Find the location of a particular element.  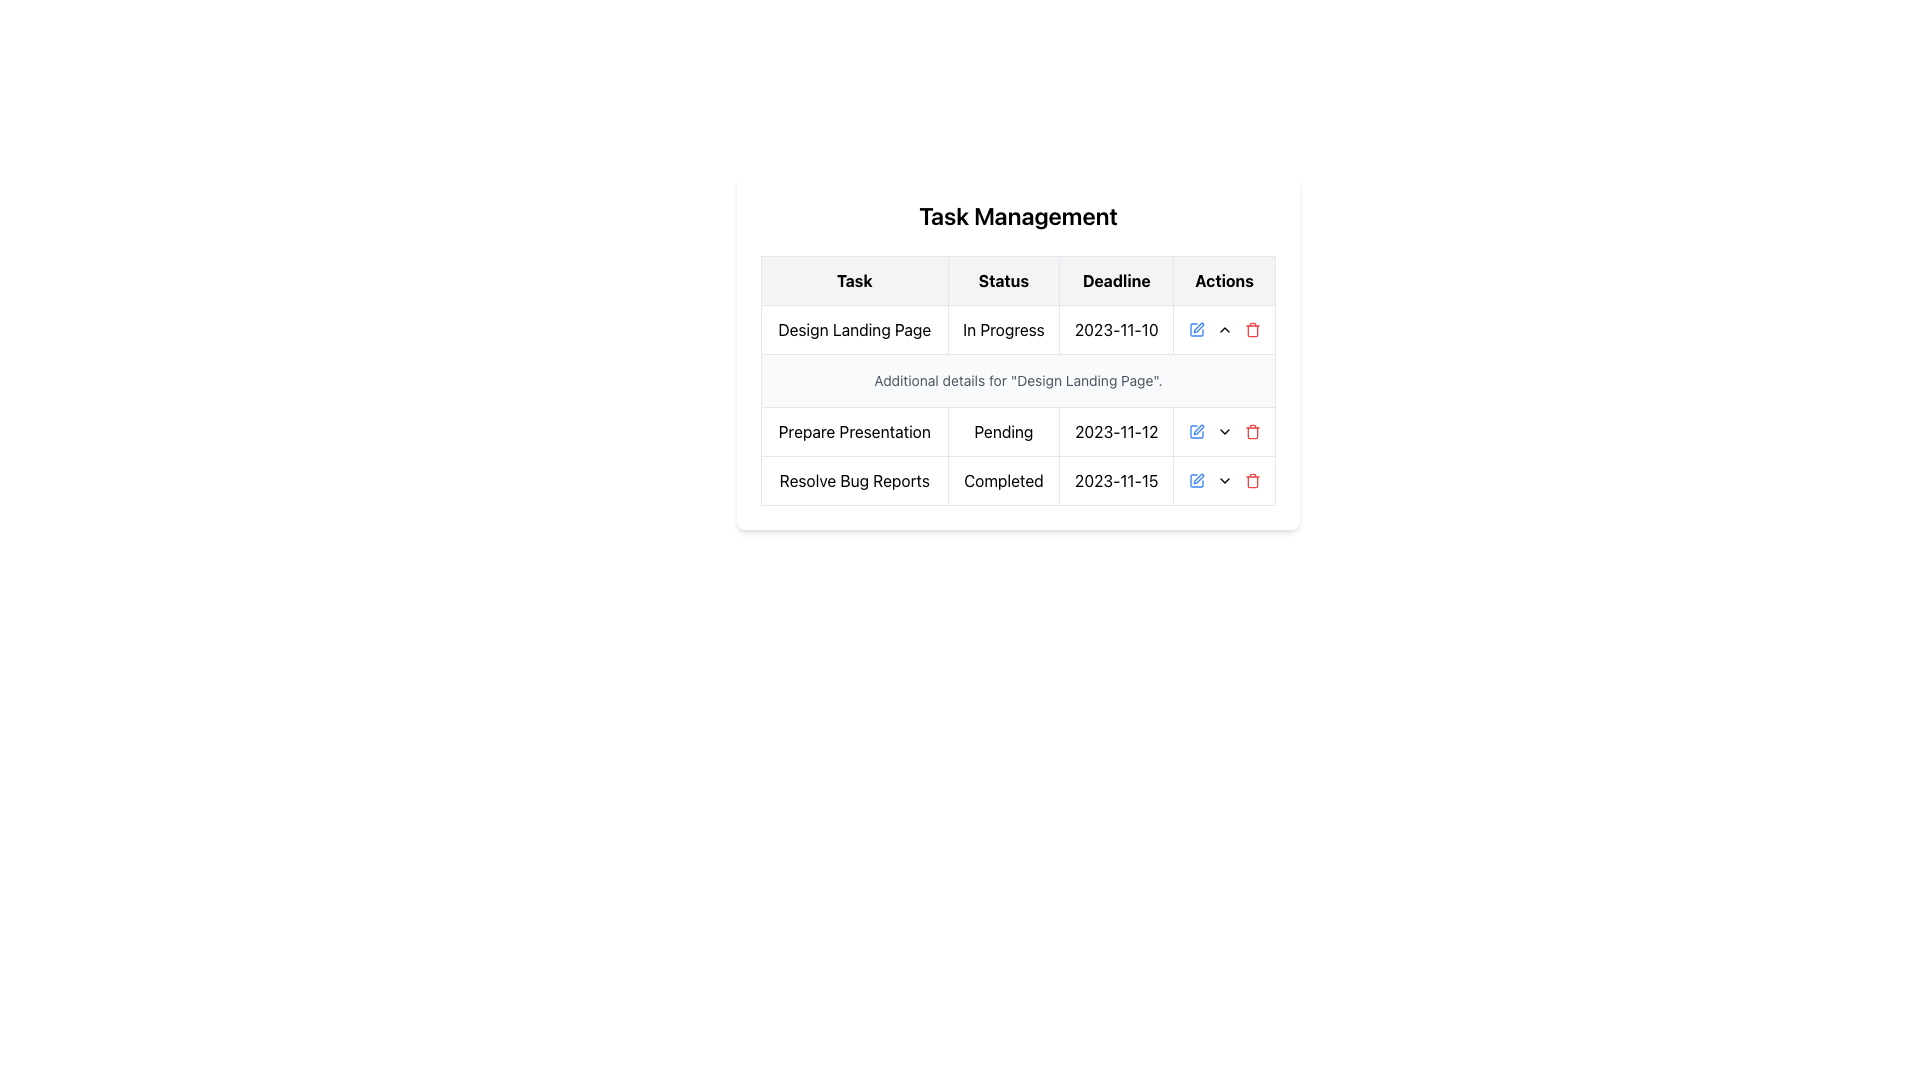

the text display box indicating the deadline date for the 'Design Landing Page' task, located in the third column of the first row under the 'Deadline' header is located at coordinates (1115, 329).